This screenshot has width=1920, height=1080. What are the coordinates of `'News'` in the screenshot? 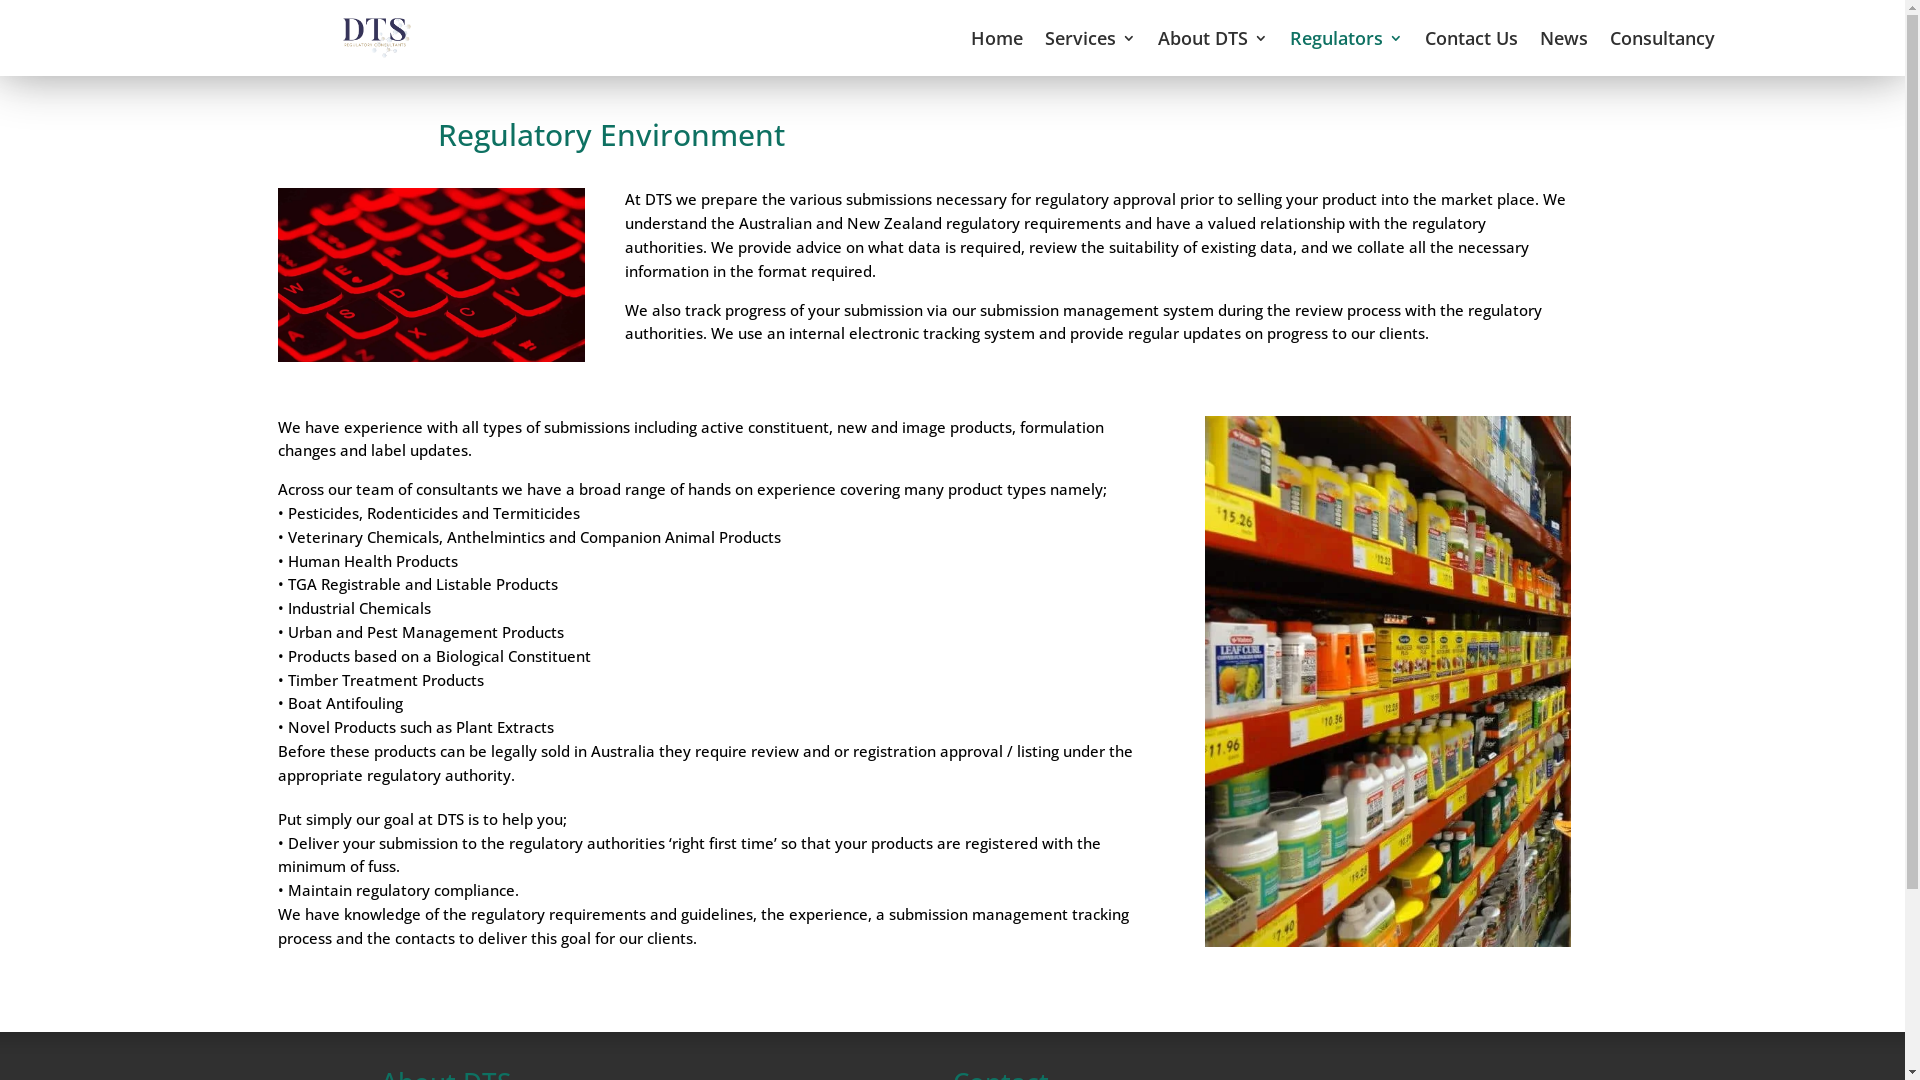 It's located at (1563, 38).